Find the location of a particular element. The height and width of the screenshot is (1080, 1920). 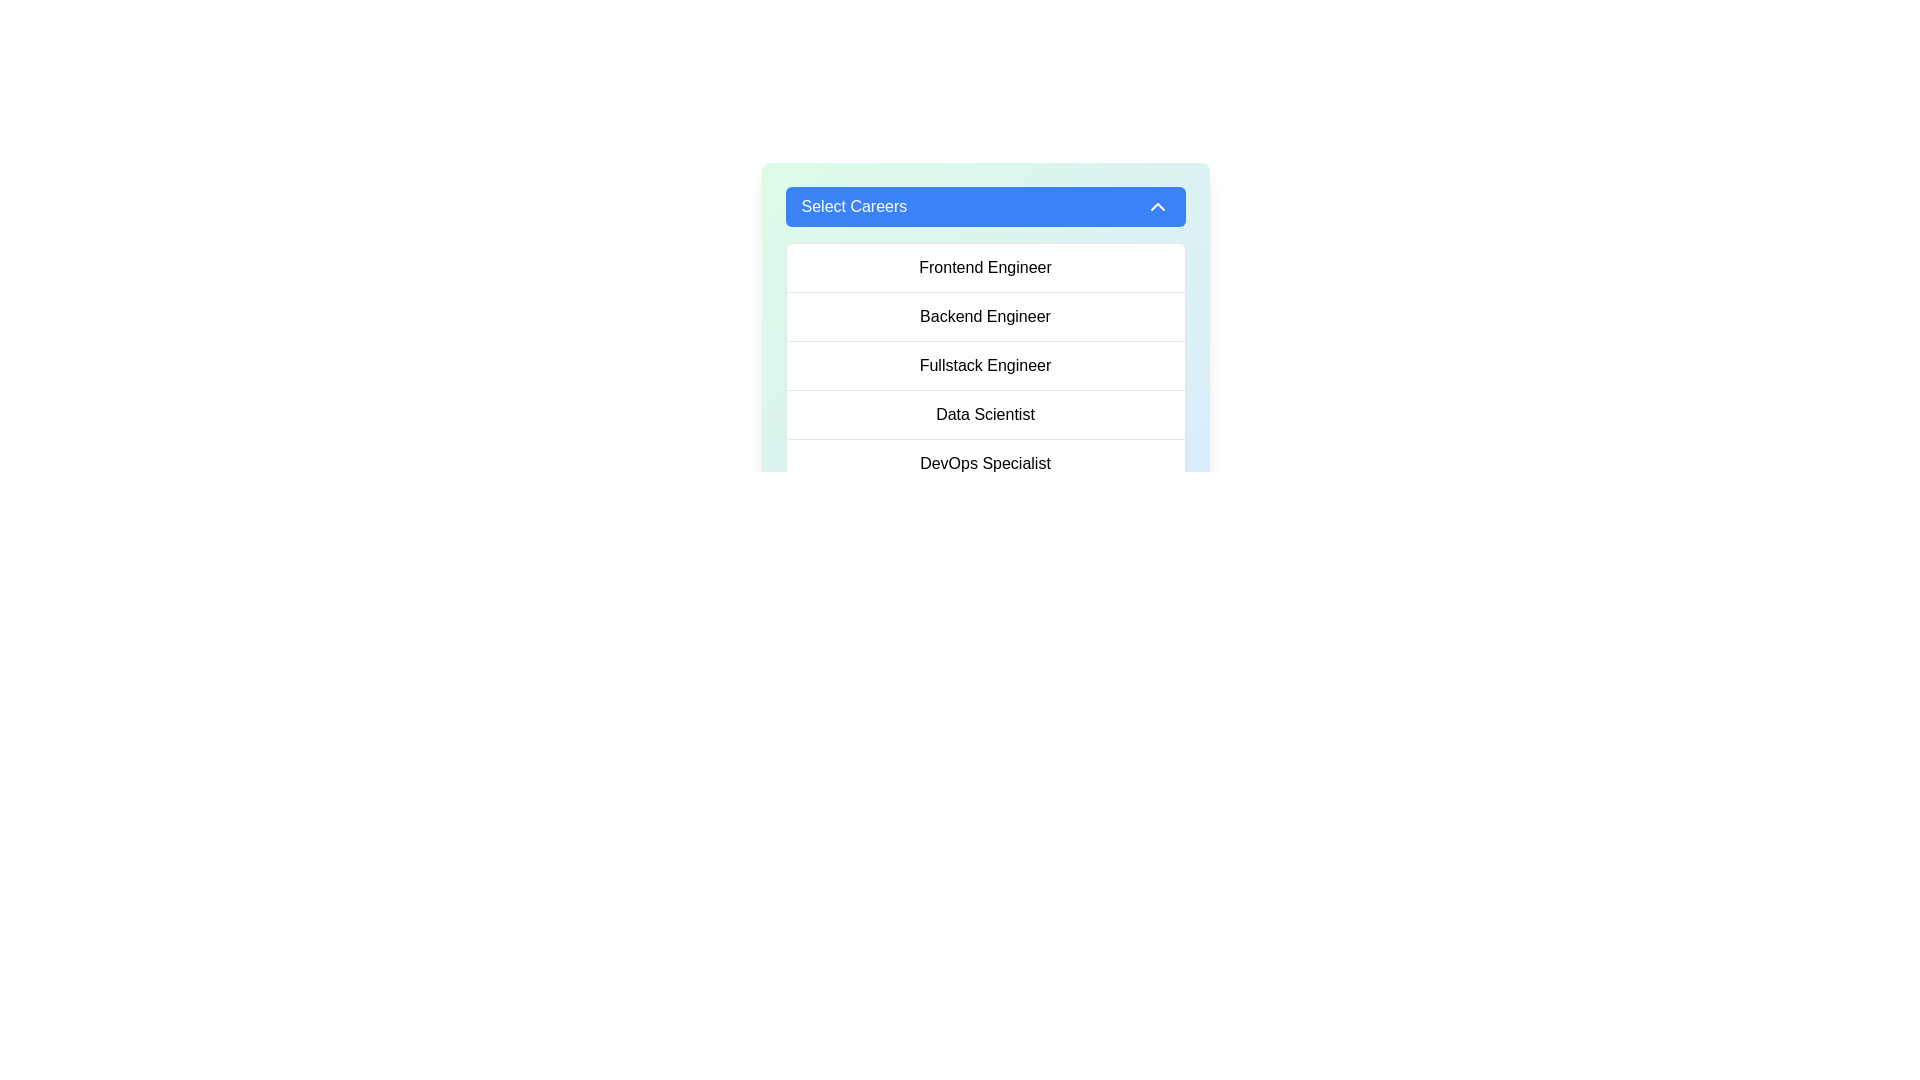

the 'Fullstack Engineer' option in the dropdown menu, which is styled with a gradient background and is the third option among the career choices is located at coordinates (985, 362).